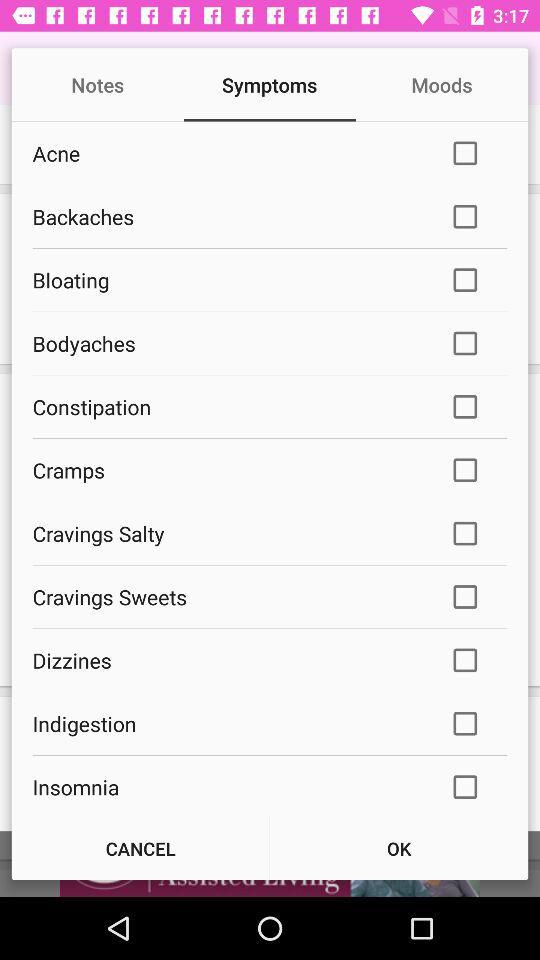 This screenshot has height=960, width=540. I want to click on the item above the bloating item, so click(226, 216).